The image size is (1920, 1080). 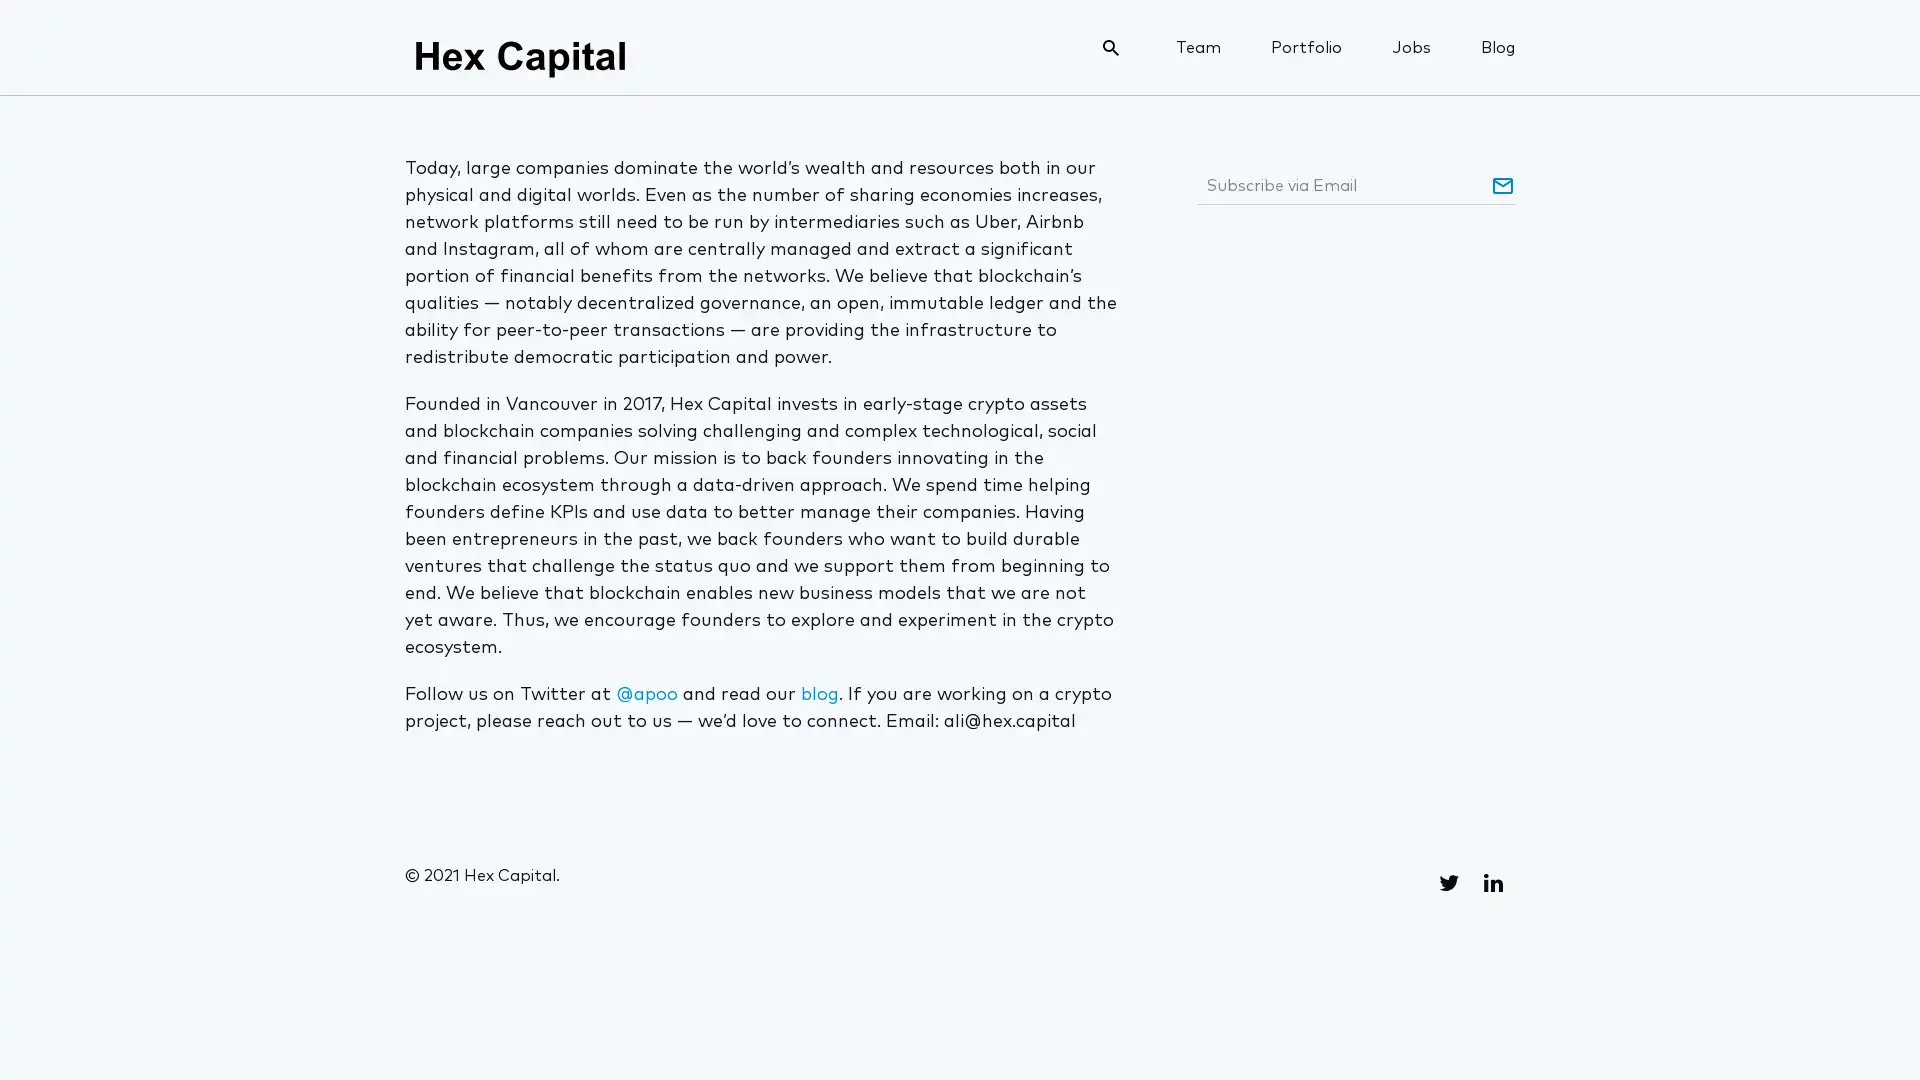 I want to click on Subscribe, so click(x=1502, y=185).